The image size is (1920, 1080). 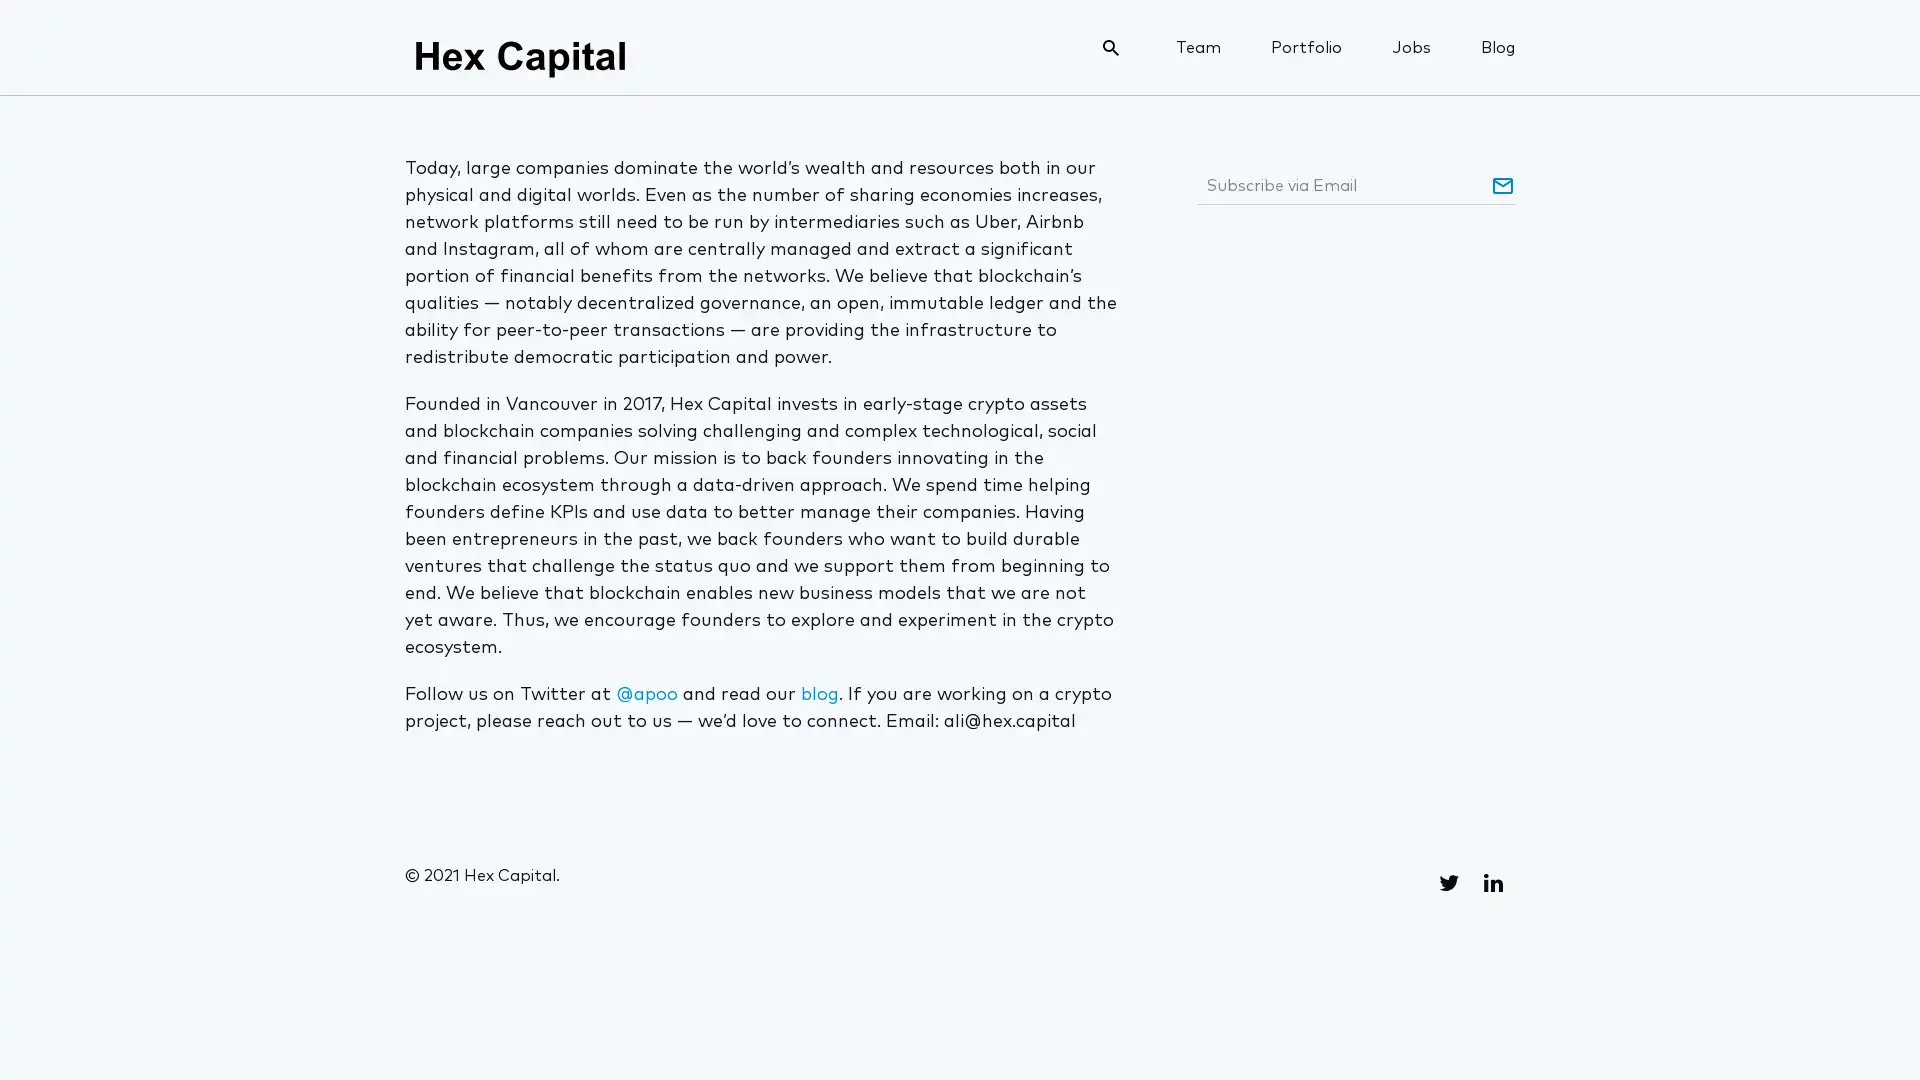 I want to click on Subscribe, so click(x=1502, y=185).